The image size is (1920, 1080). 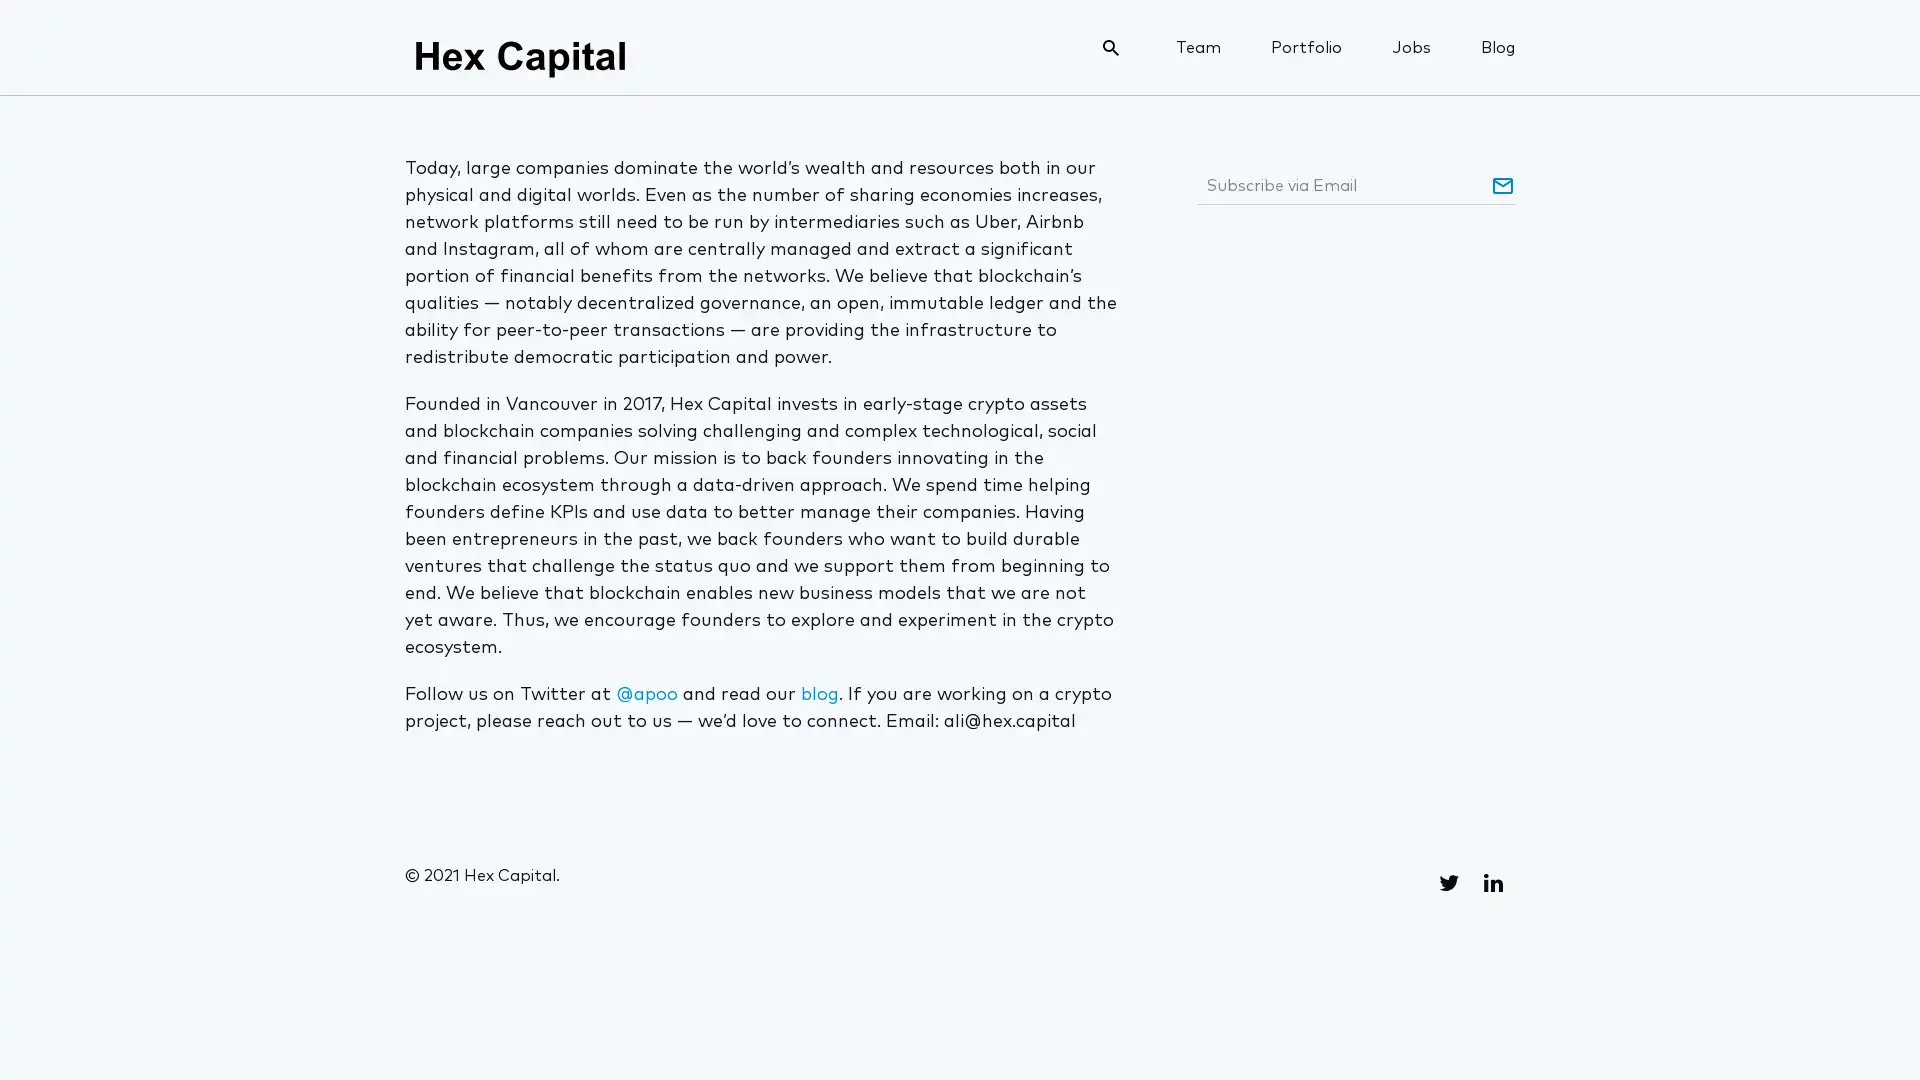 I want to click on Subscribe, so click(x=1502, y=185).